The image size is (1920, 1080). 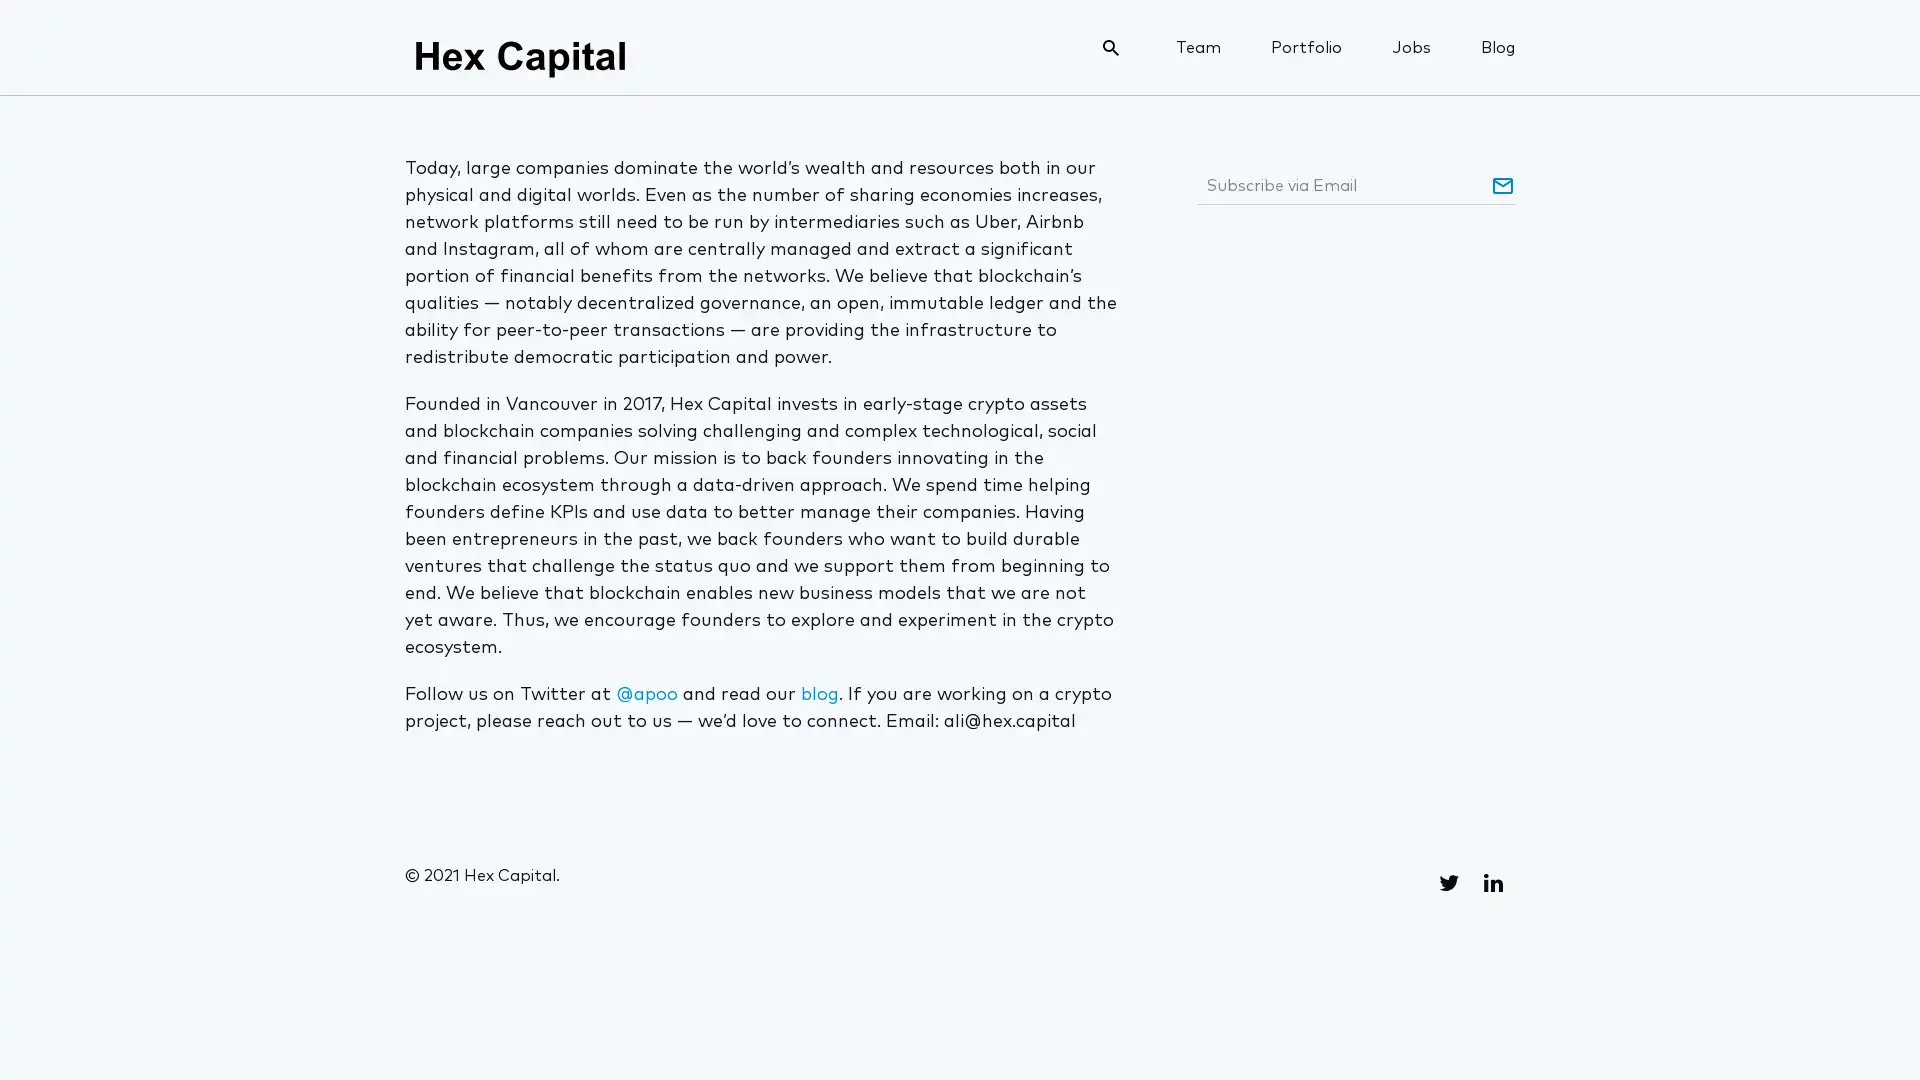 I want to click on Subscribe, so click(x=1502, y=185).